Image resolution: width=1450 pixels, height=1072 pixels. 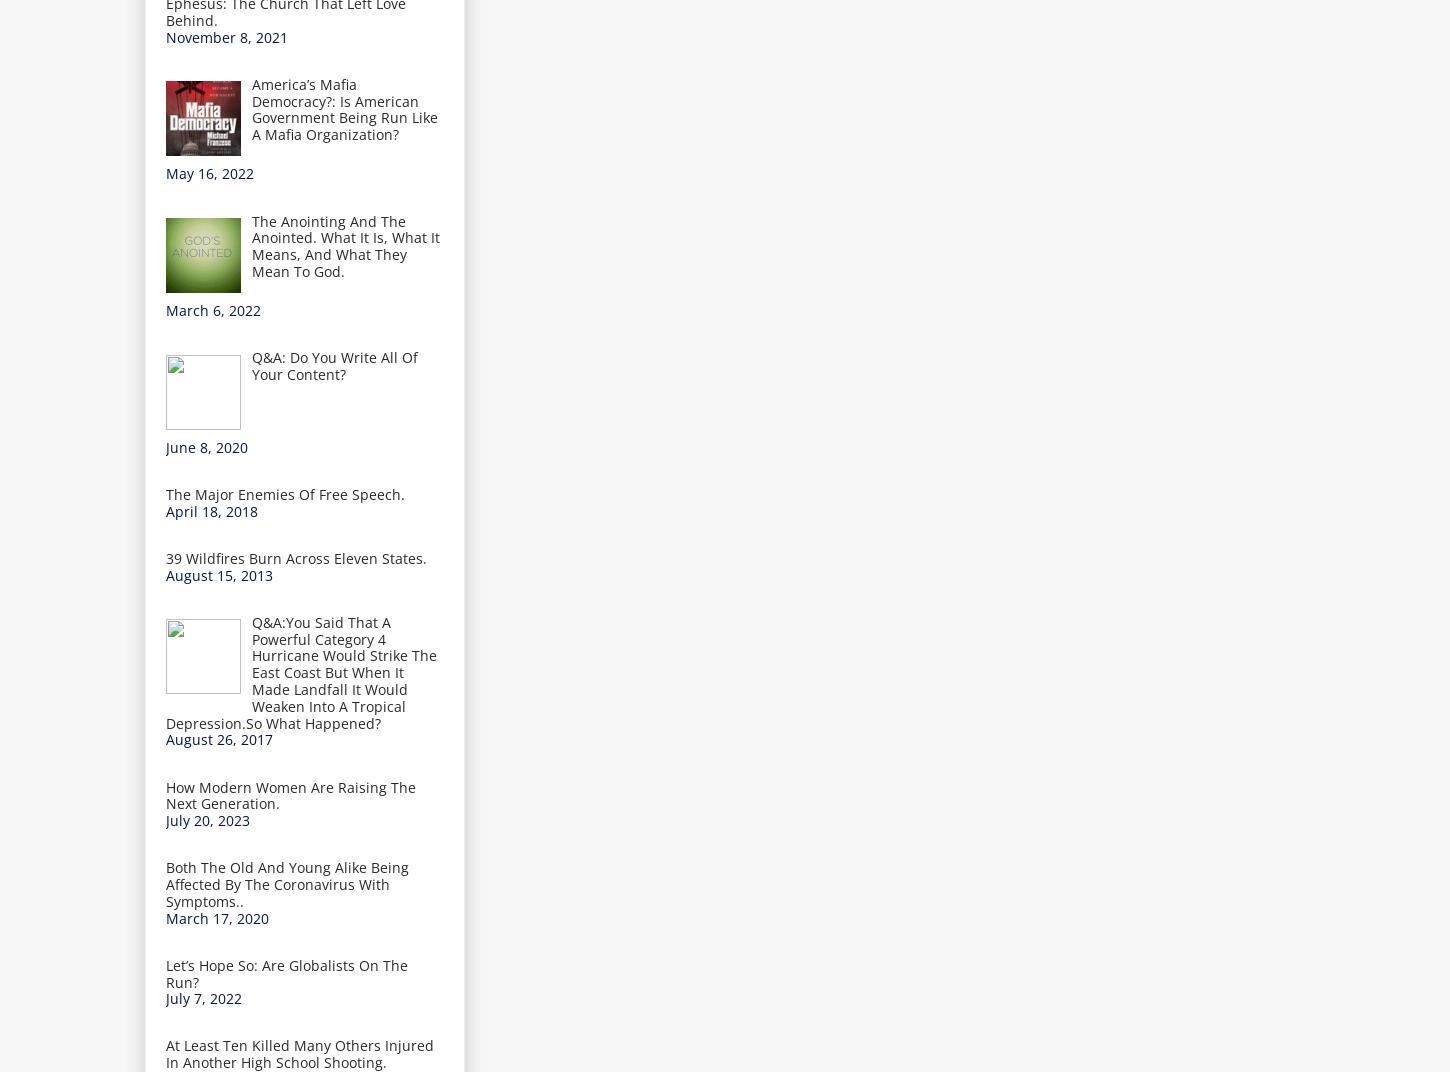 I want to click on 'March 17, 2020', so click(x=165, y=917).